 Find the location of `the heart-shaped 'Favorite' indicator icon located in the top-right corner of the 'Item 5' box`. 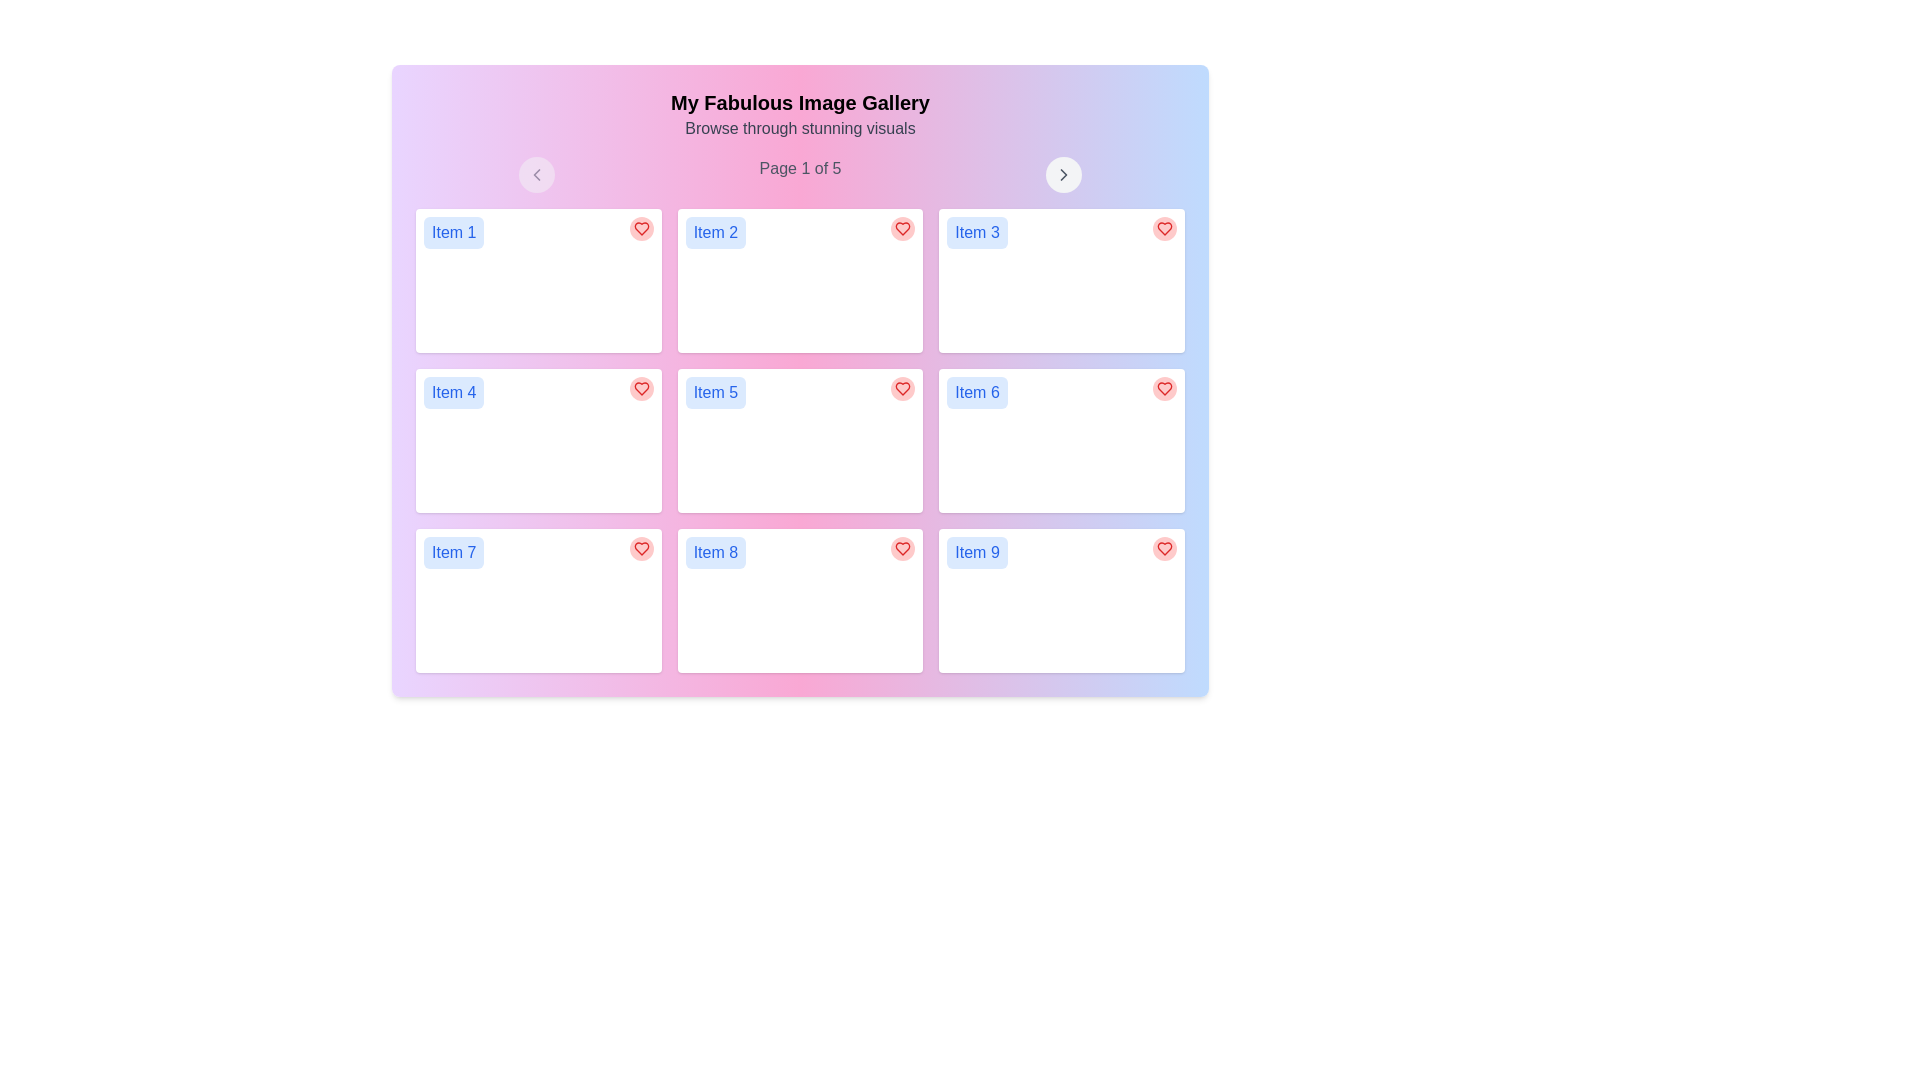

the heart-shaped 'Favorite' indicator icon located in the top-right corner of the 'Item 5' box is located at coordinates (902, 389).